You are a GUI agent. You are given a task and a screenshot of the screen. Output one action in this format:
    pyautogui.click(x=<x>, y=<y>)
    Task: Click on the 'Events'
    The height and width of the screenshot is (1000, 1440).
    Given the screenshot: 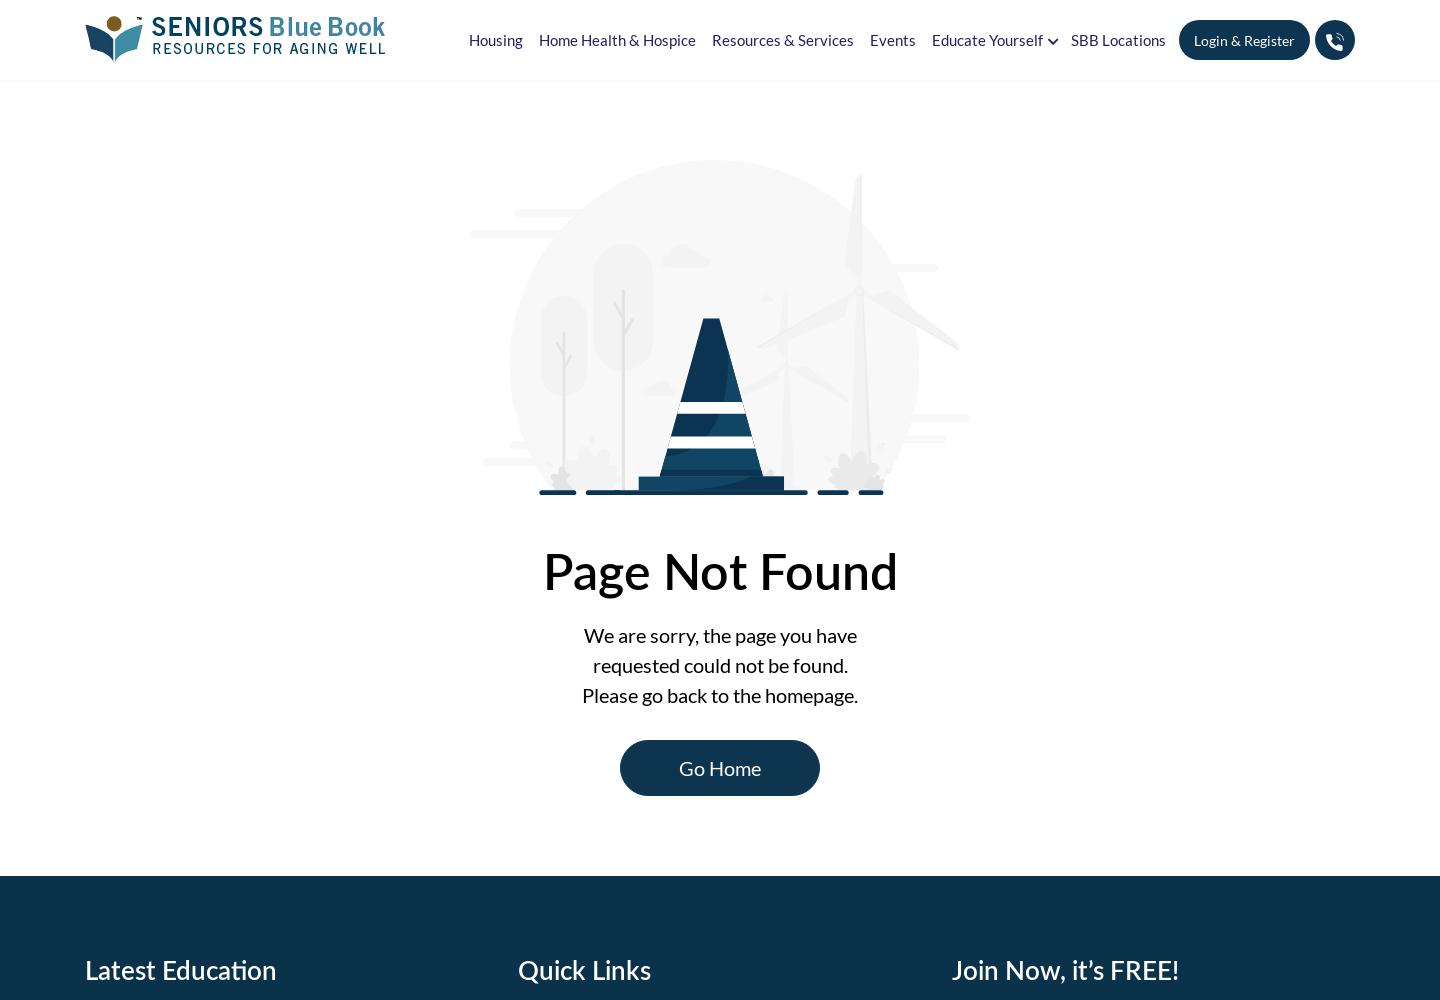 What is the action you would take?
    pyautogui.click(x=891, y=39)
    